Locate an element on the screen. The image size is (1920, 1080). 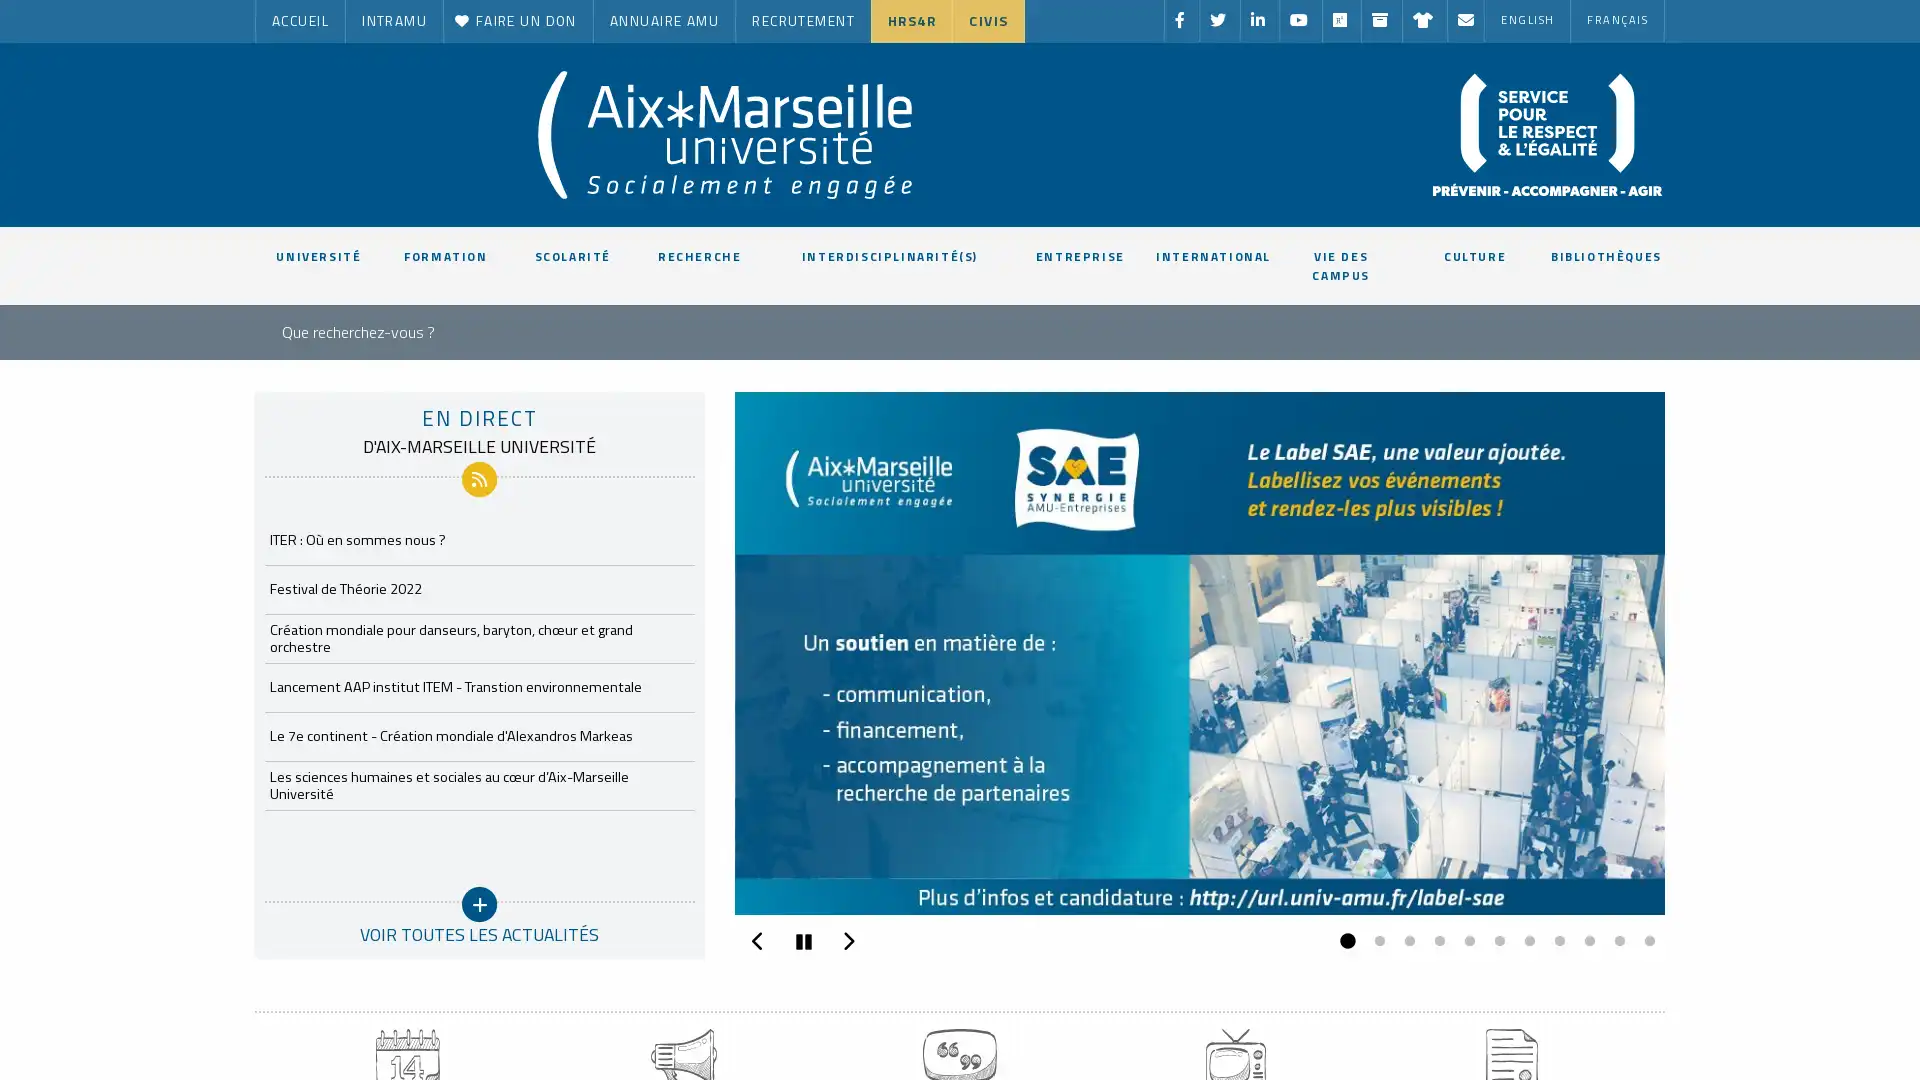
Go to slide 8 is located at coordinates (1554, 941).